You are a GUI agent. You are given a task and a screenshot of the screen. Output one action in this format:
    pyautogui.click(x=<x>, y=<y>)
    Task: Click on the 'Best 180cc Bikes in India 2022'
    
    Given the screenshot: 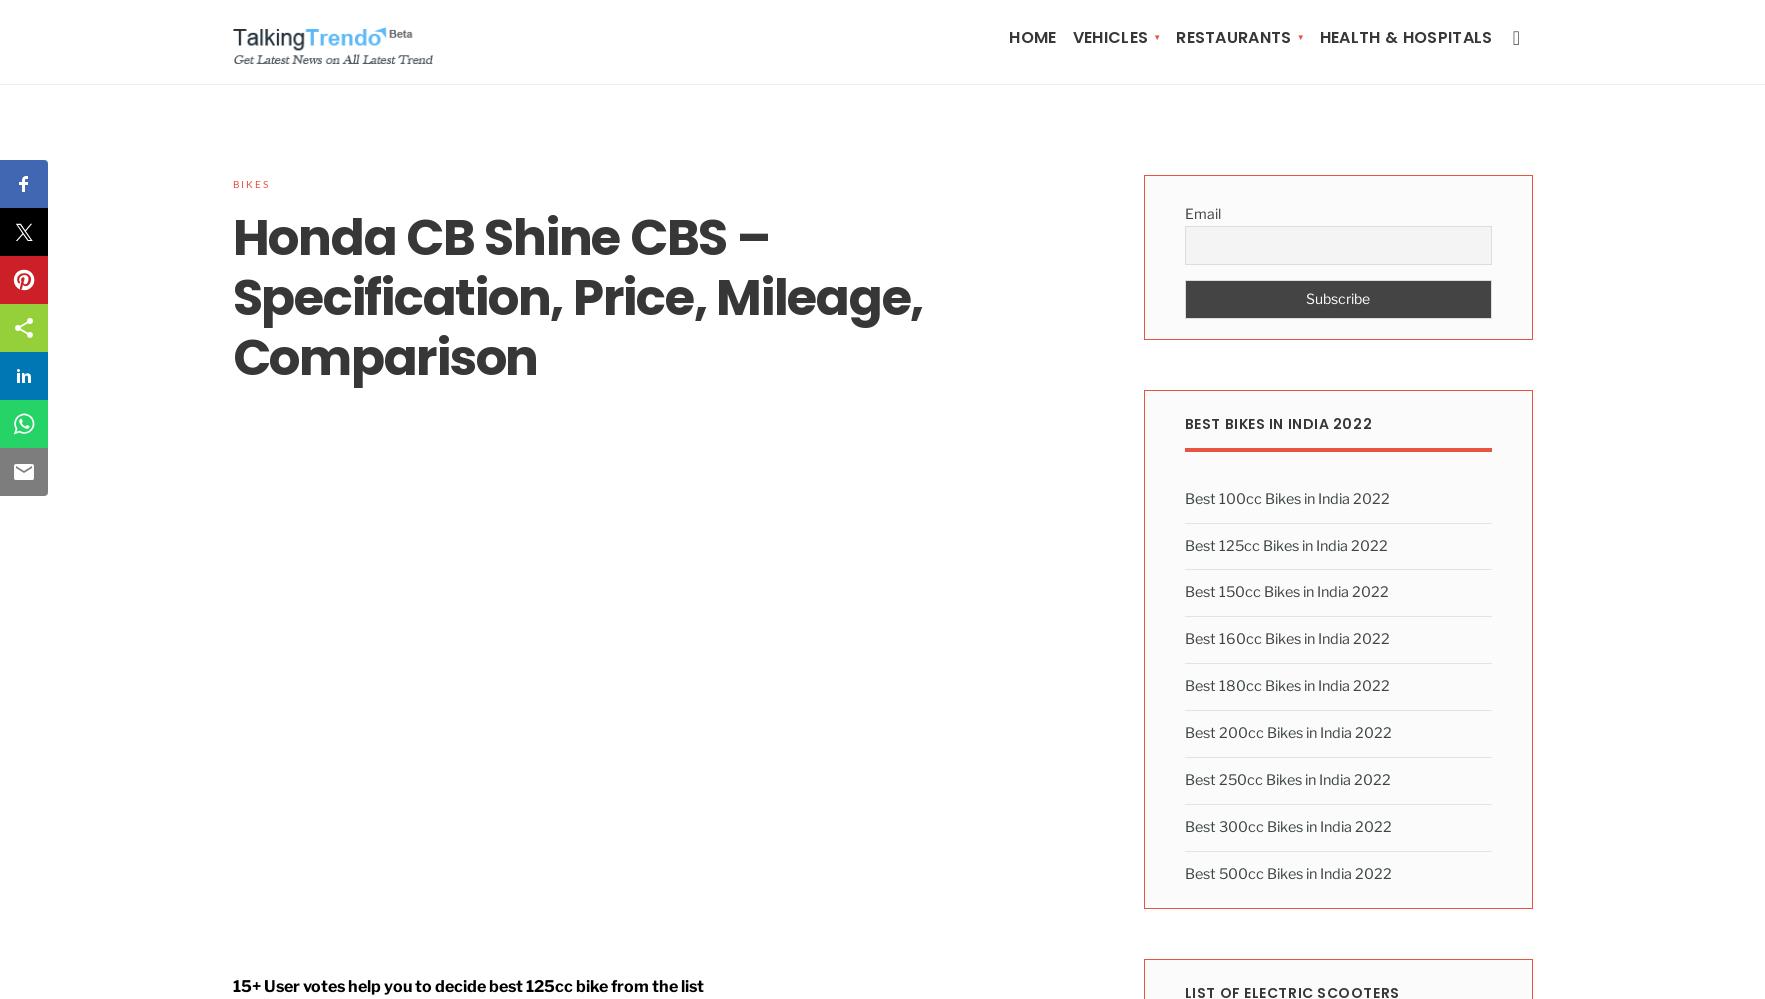 What is the action you would take?
    pyautogui.click(x=1286, y=686)
    